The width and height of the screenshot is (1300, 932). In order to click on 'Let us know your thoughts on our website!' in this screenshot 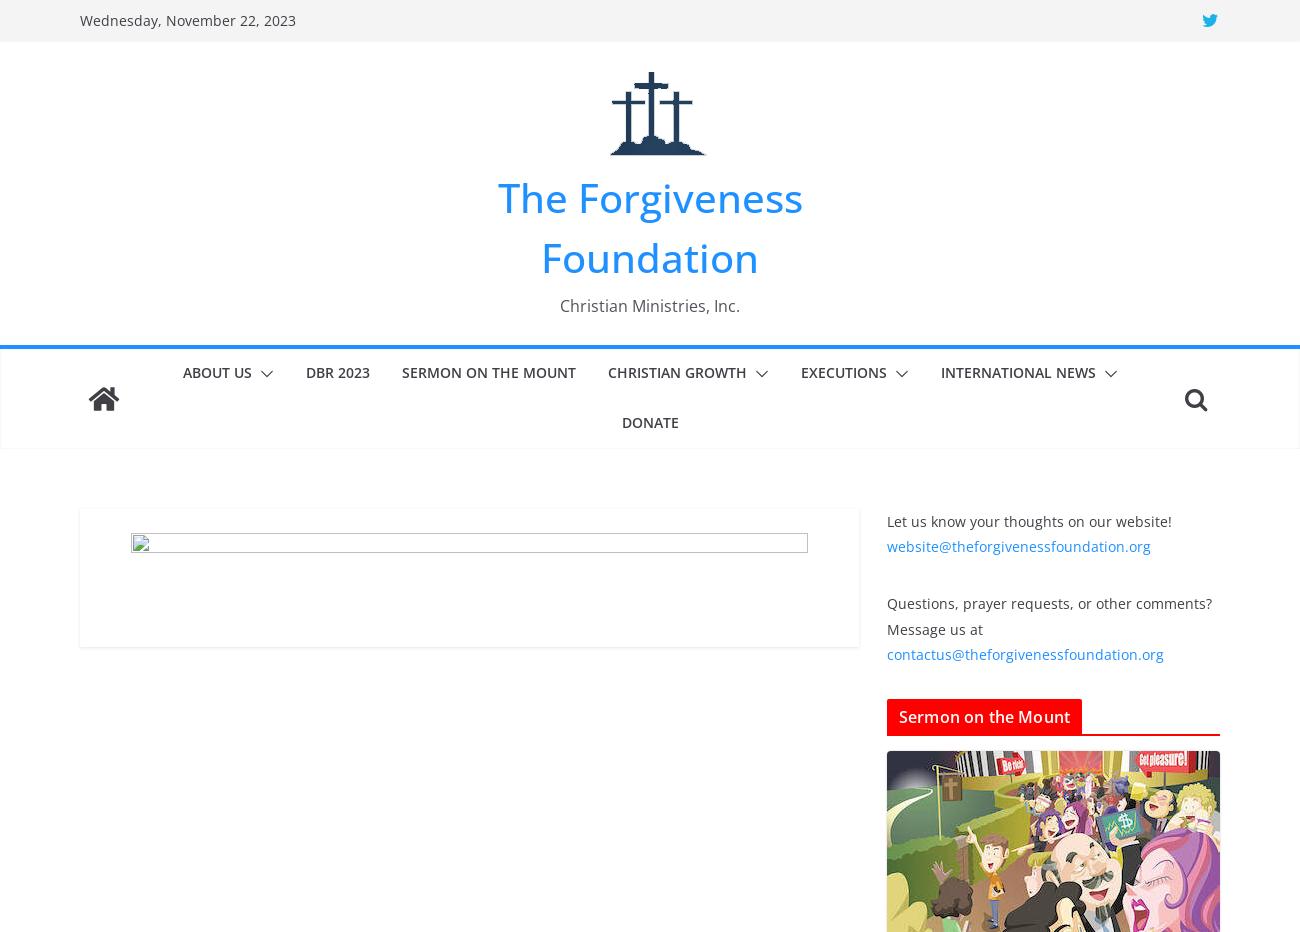, I will do `click(1028, 519)`.